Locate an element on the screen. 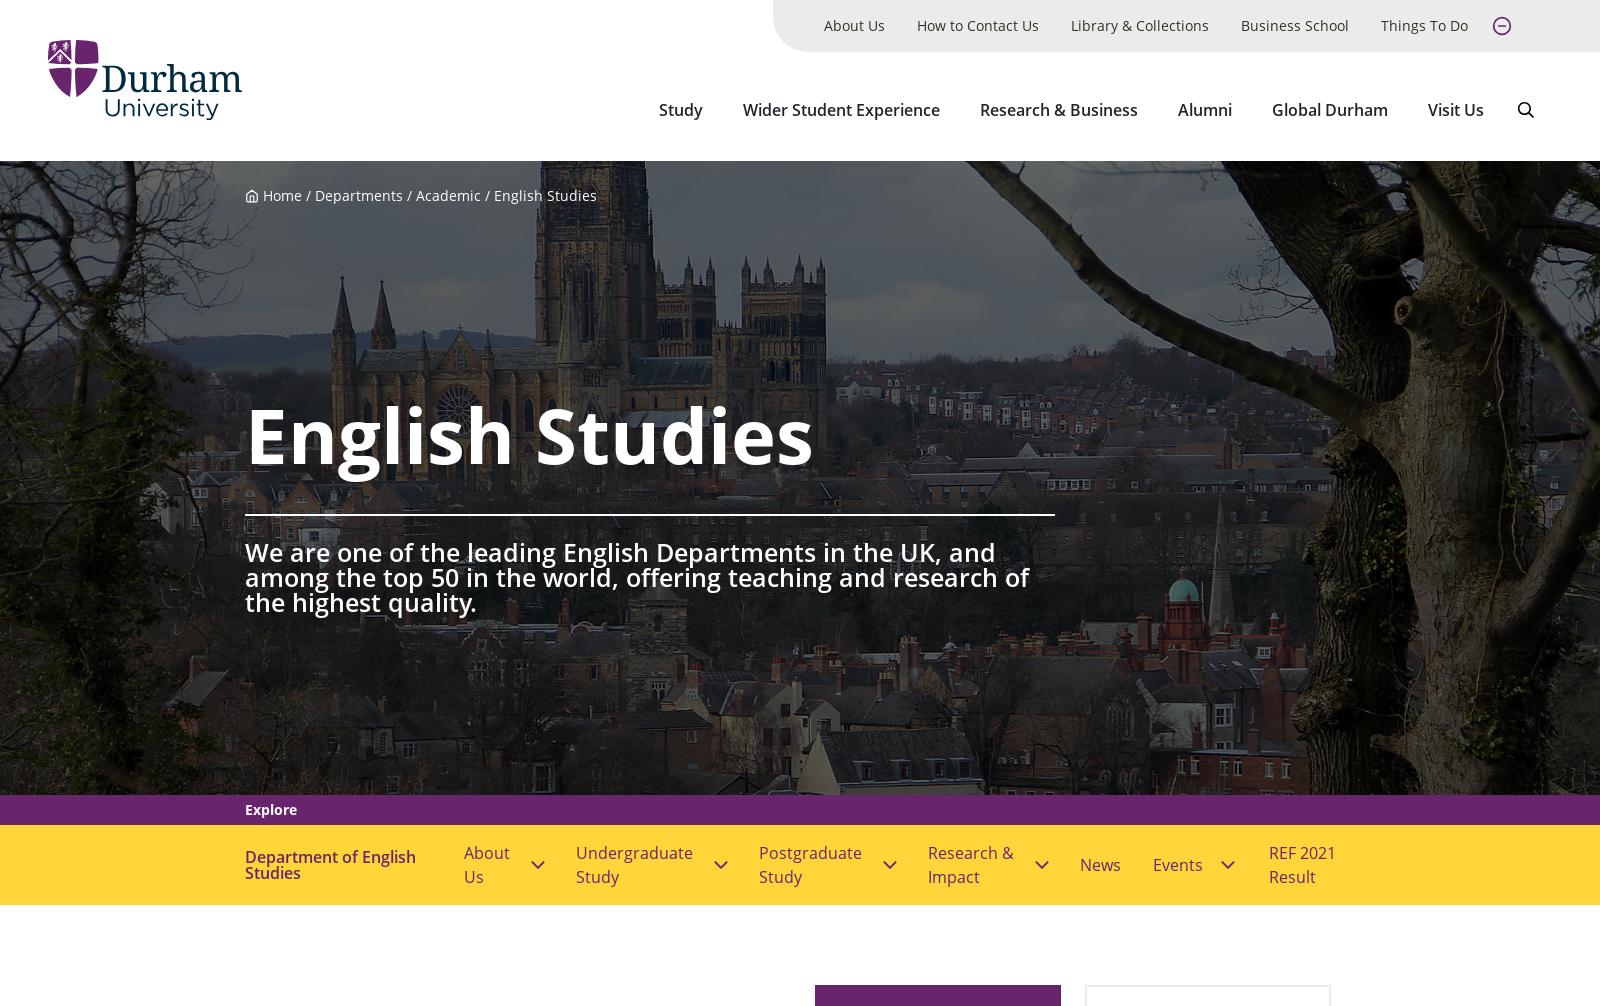  '1:00 PM to 2:30 PM' is located at coordinates (599, 112).